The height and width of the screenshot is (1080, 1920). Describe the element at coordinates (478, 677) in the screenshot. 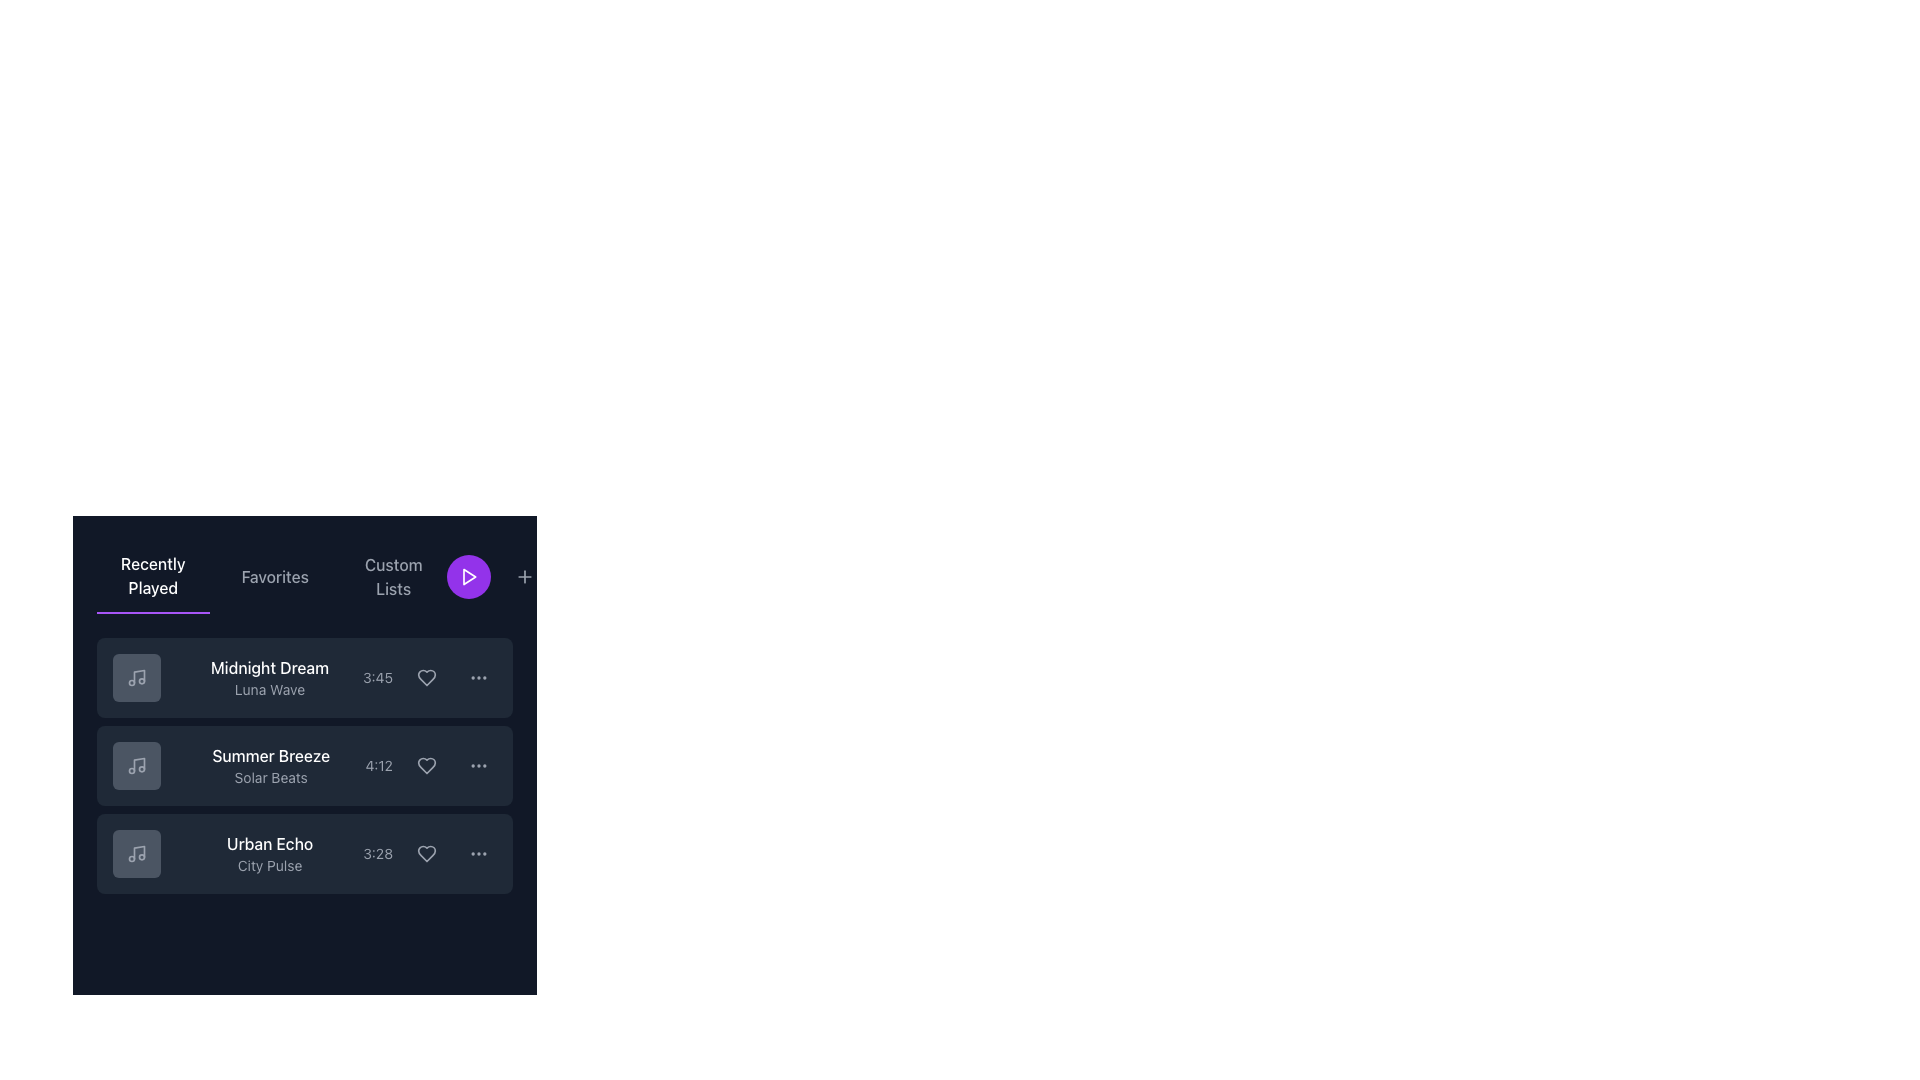

I see `the horizontal ellipsis icon located in the 'Recently Played' section beside the 'Midnight Dream' track entry` at that location.